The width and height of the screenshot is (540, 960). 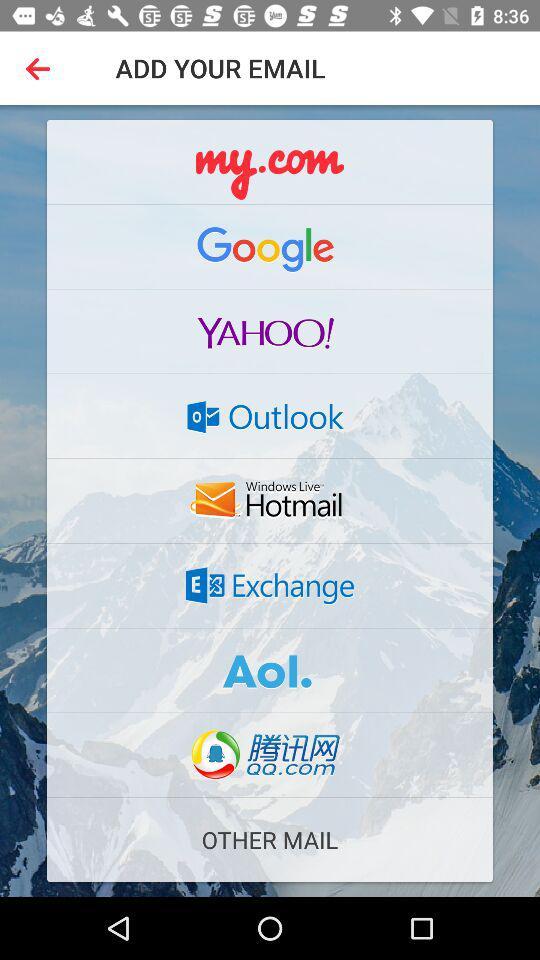 What do you see at coordinates (270, 415) in the screenshot?
I see `an outlook email address` at bounding box center [270, 415].